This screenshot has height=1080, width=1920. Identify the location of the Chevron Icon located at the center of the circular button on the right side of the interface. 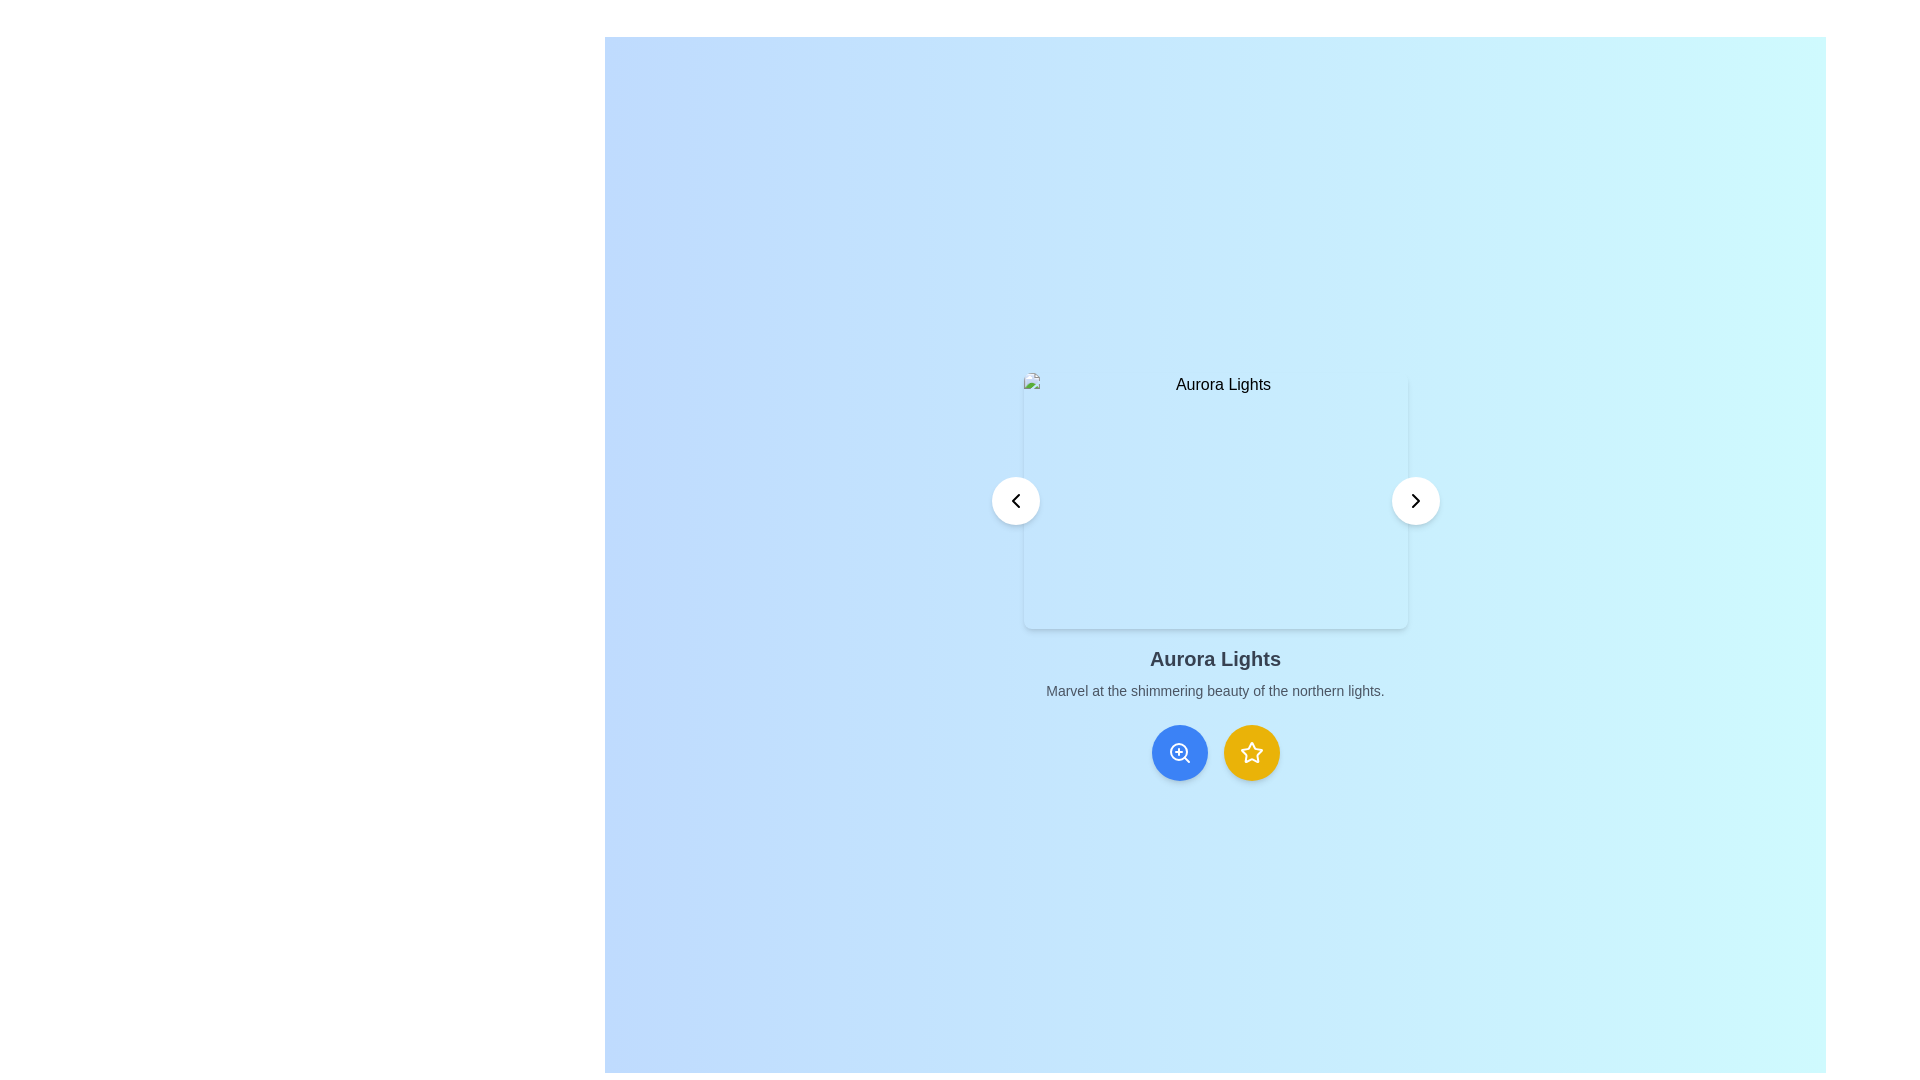
(1414, 500).